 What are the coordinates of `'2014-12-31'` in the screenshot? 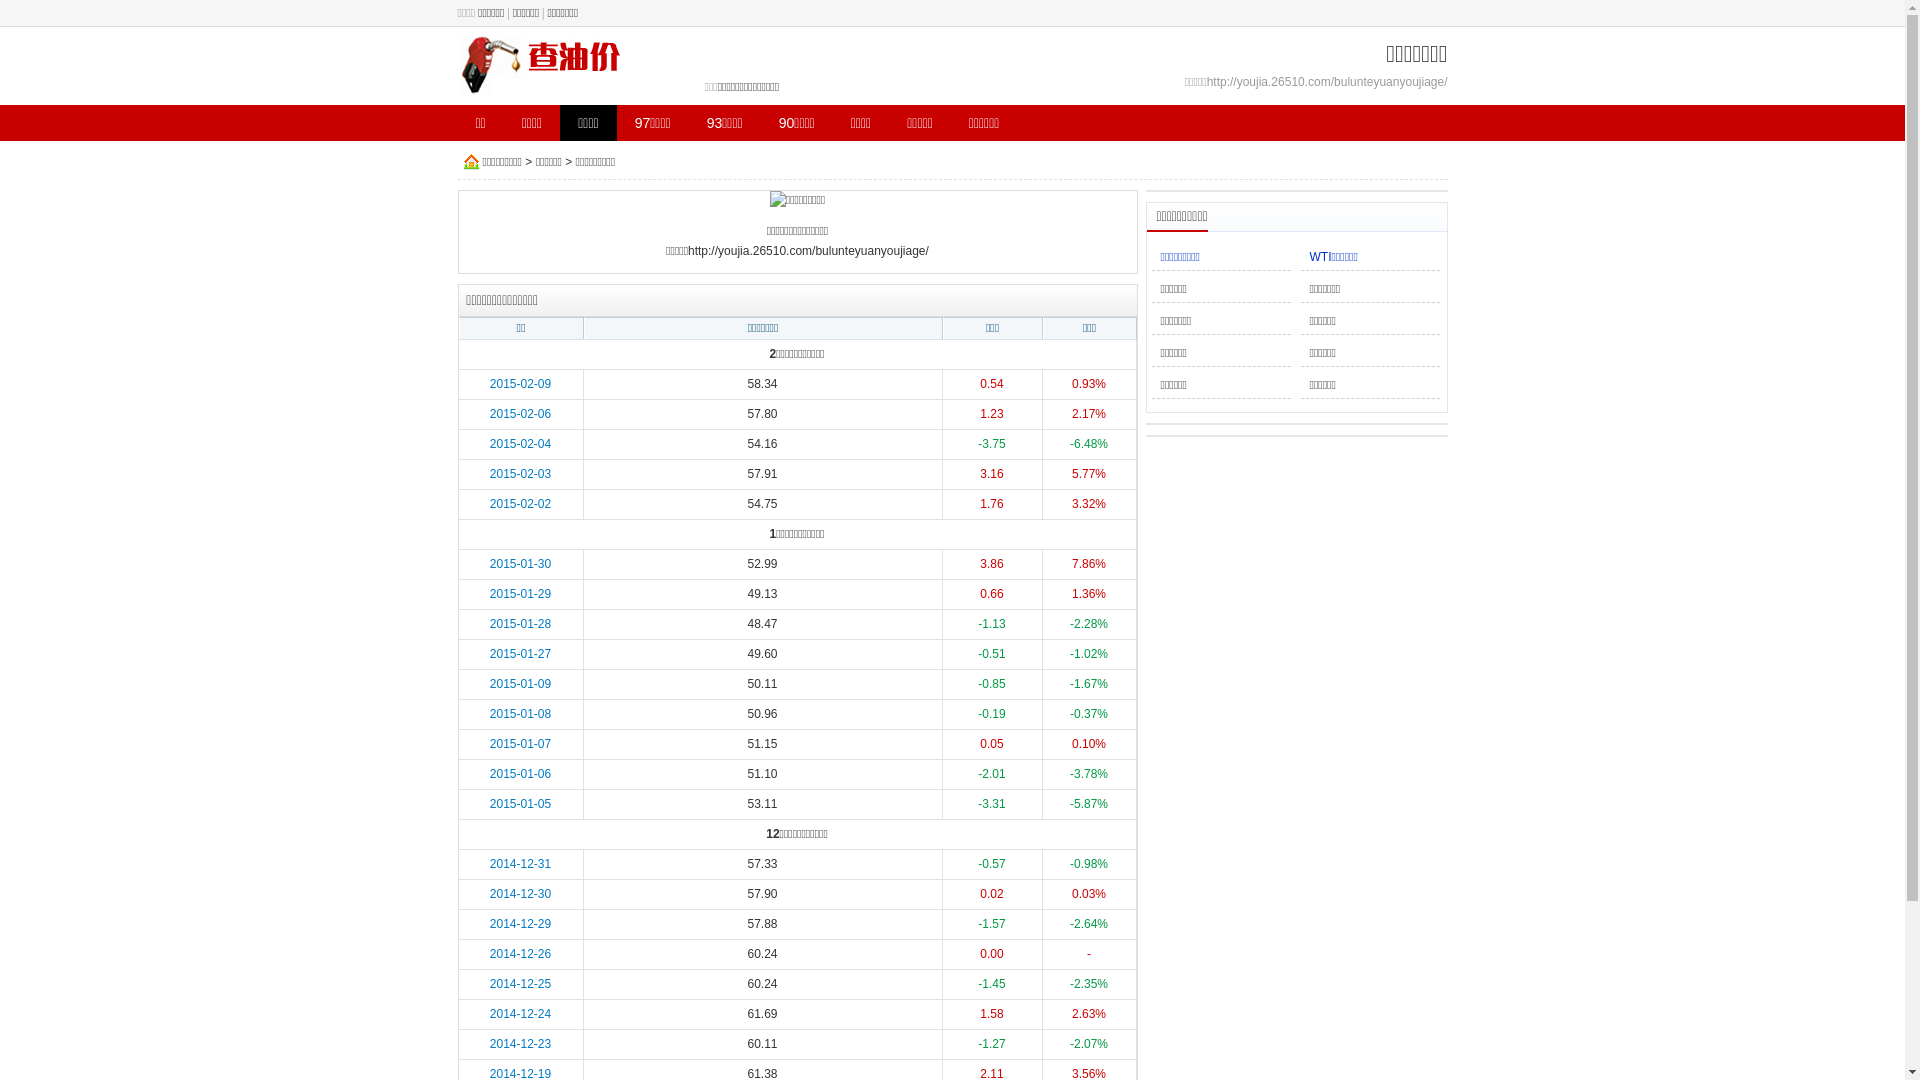 It's located at (489, 863).